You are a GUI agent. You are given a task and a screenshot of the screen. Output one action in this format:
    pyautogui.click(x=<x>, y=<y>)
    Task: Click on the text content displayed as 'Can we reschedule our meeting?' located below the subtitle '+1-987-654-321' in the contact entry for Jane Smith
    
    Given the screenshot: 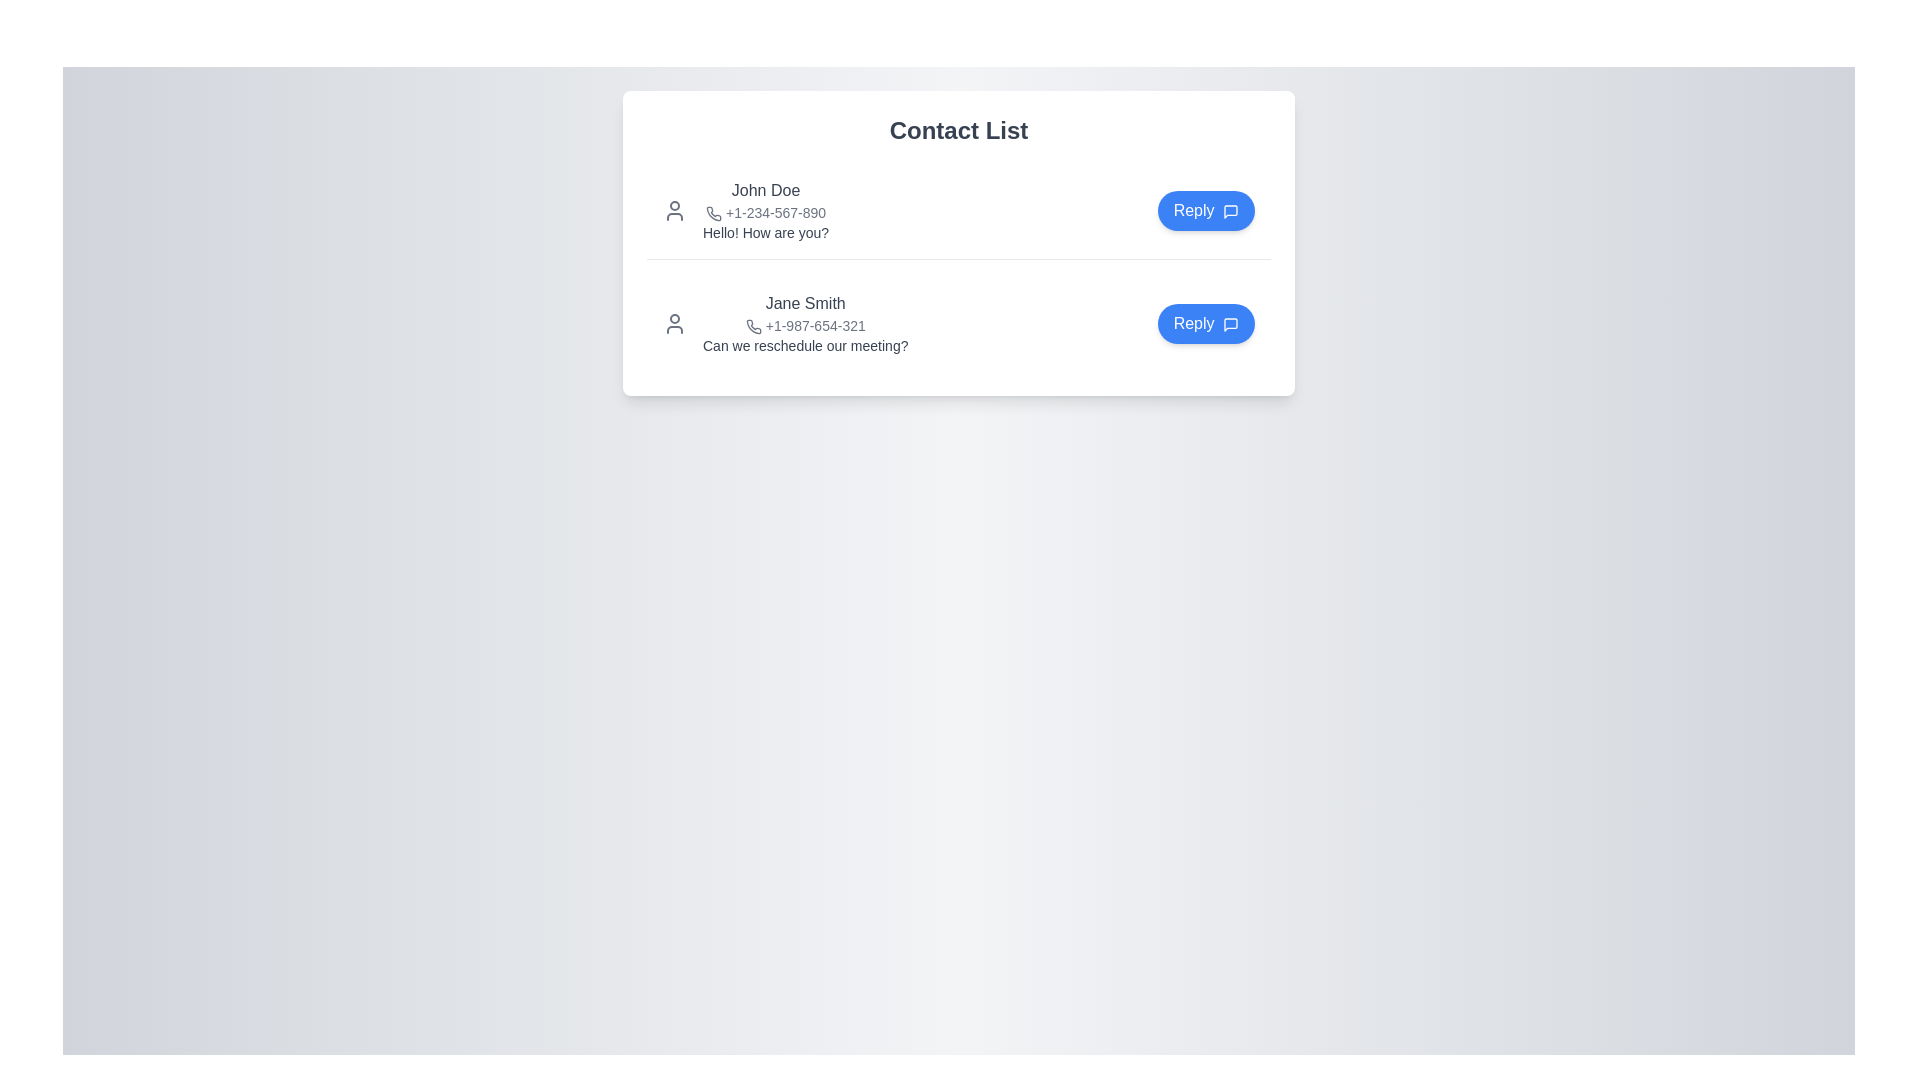 What is the action you would take?
    pyautogui.click(x=805, y=345)
    